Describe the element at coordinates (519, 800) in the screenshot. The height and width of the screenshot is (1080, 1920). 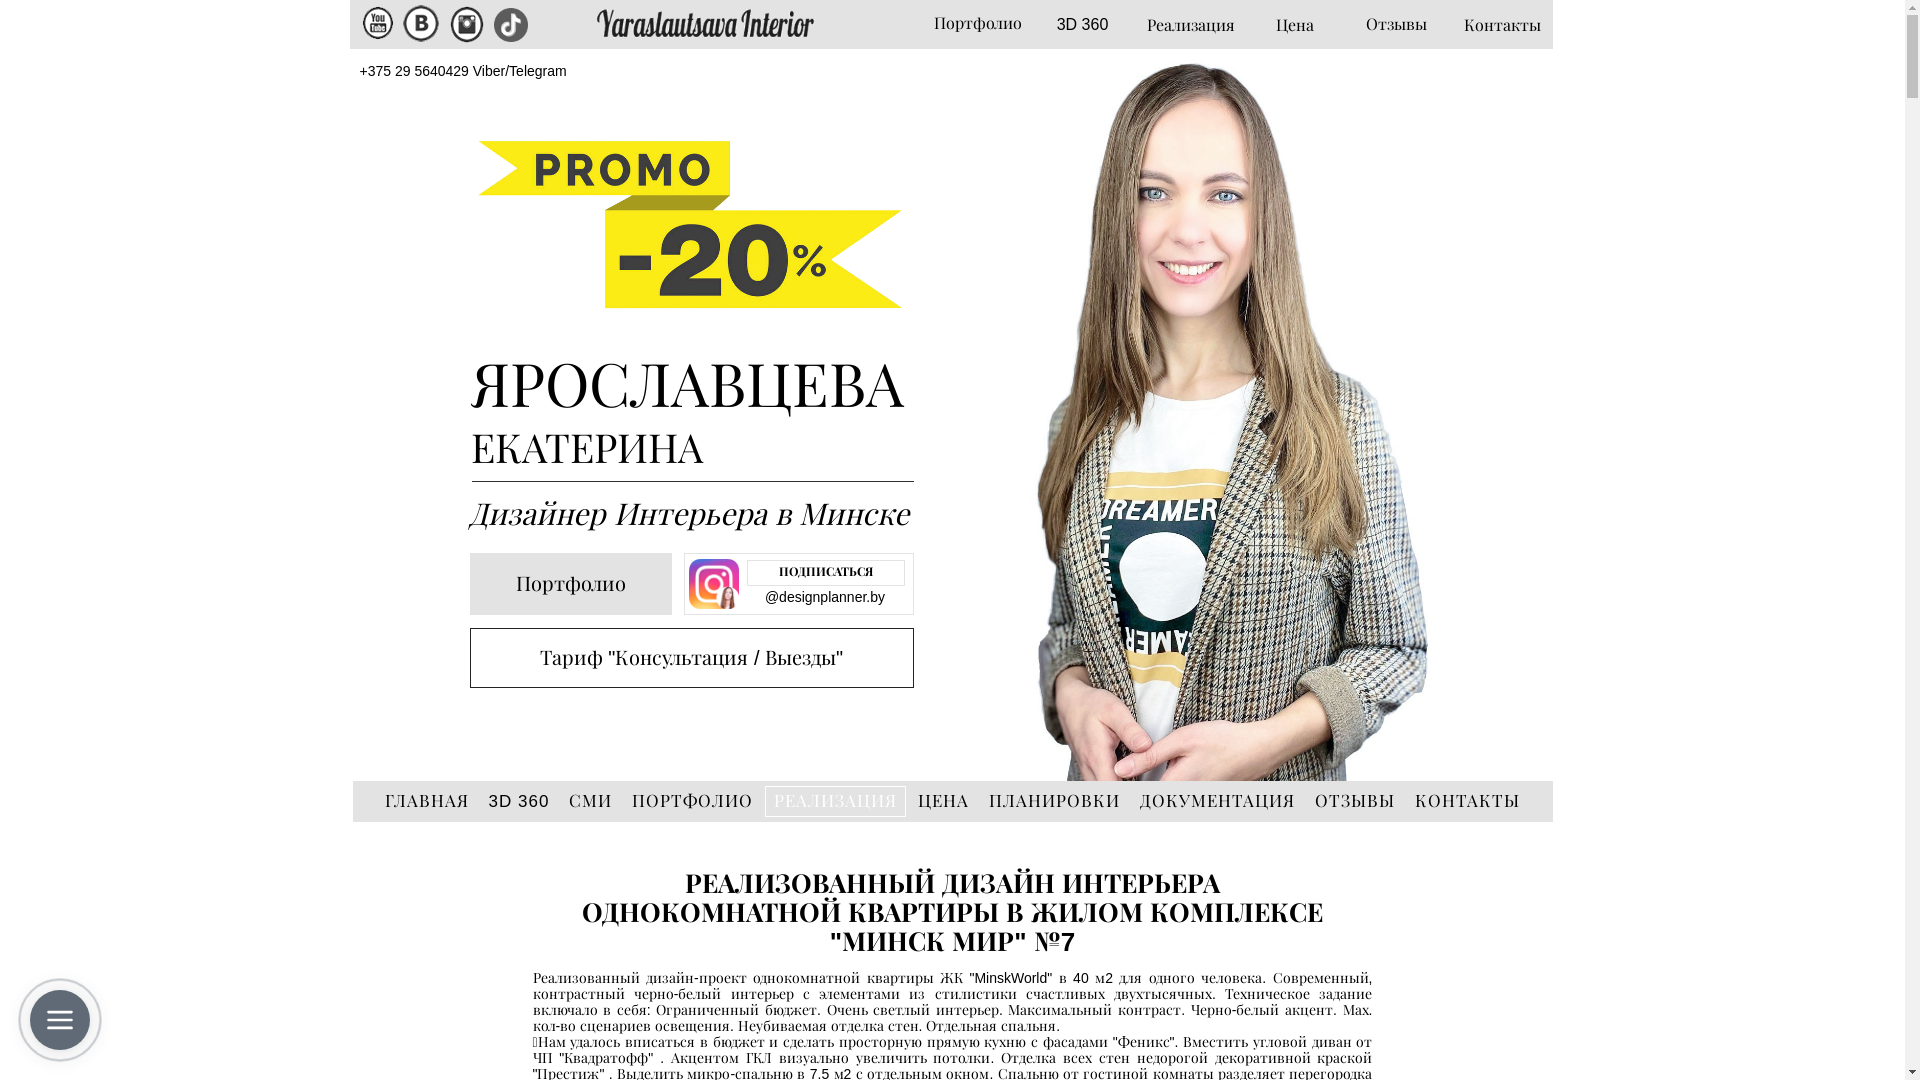
I see `'3D 360'` at that location.